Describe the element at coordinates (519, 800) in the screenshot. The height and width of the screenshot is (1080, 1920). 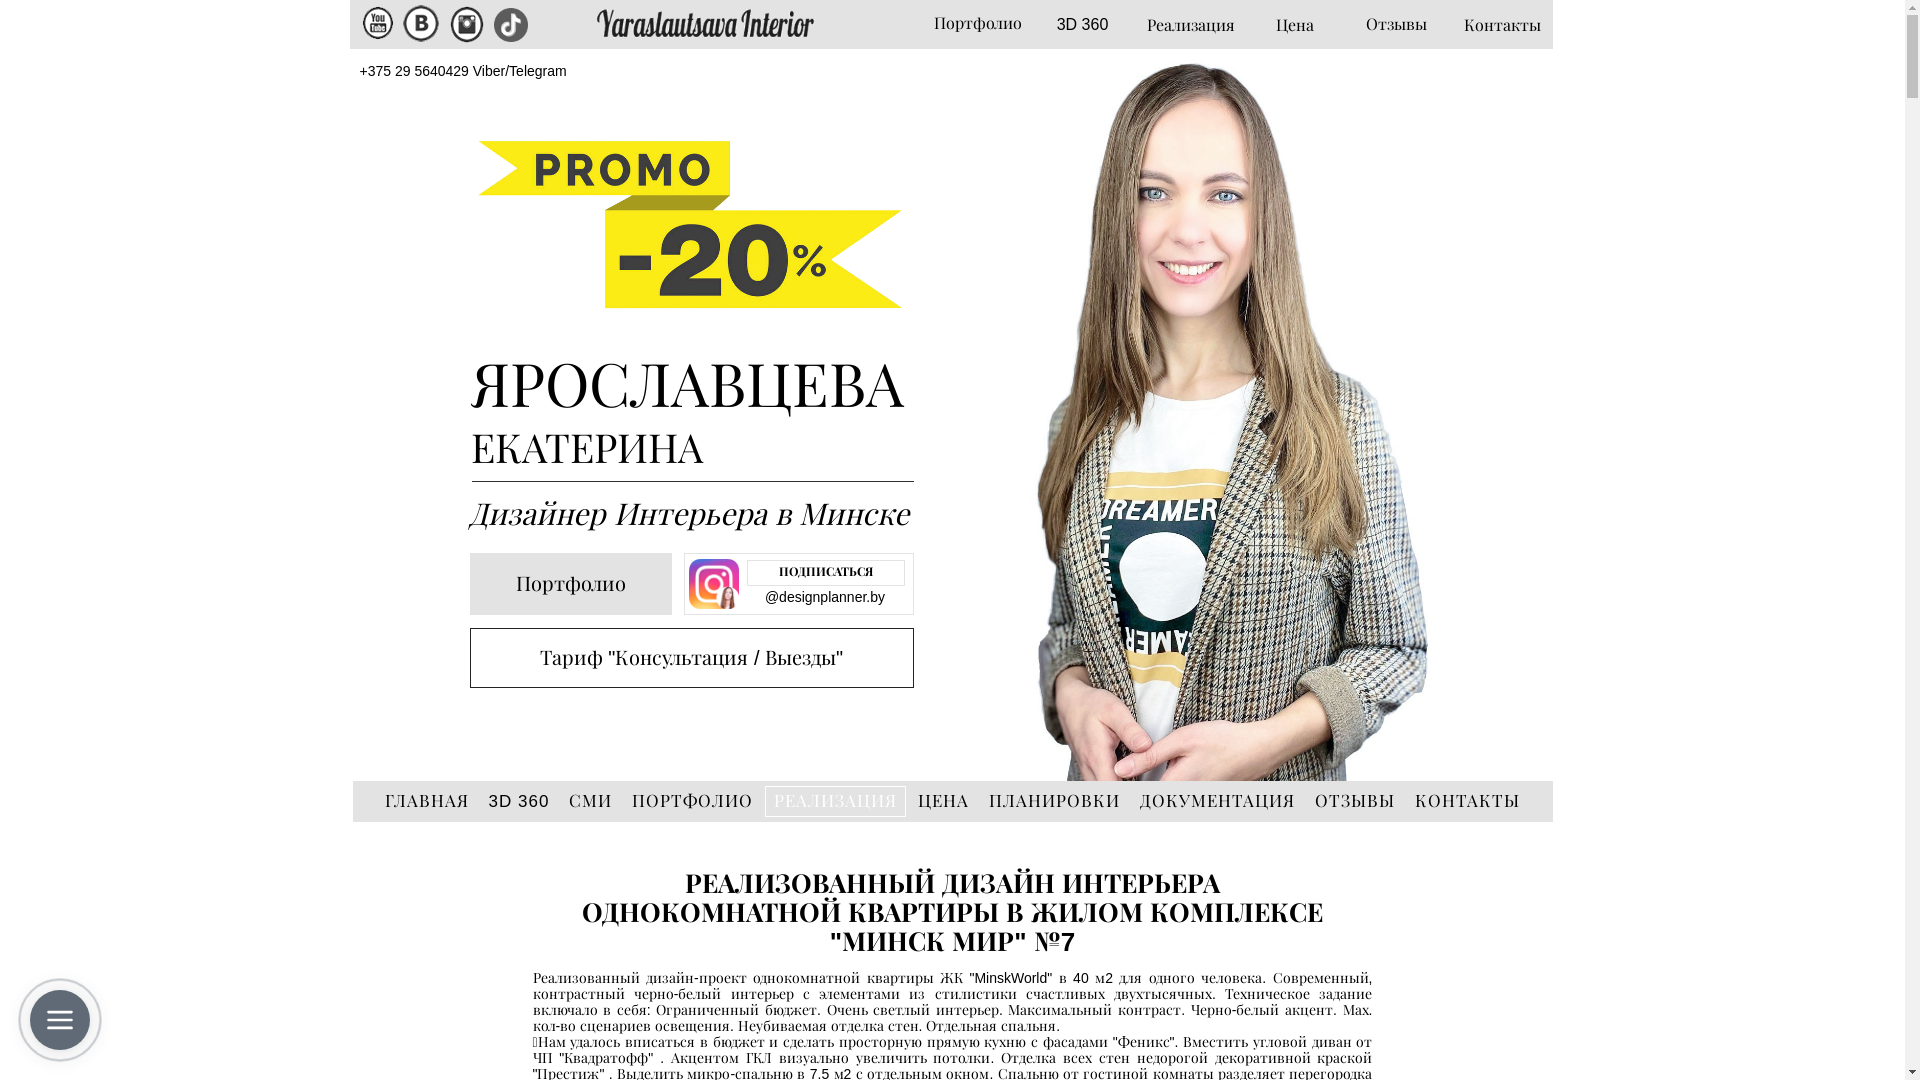
I see `'3D 360'` at that location.